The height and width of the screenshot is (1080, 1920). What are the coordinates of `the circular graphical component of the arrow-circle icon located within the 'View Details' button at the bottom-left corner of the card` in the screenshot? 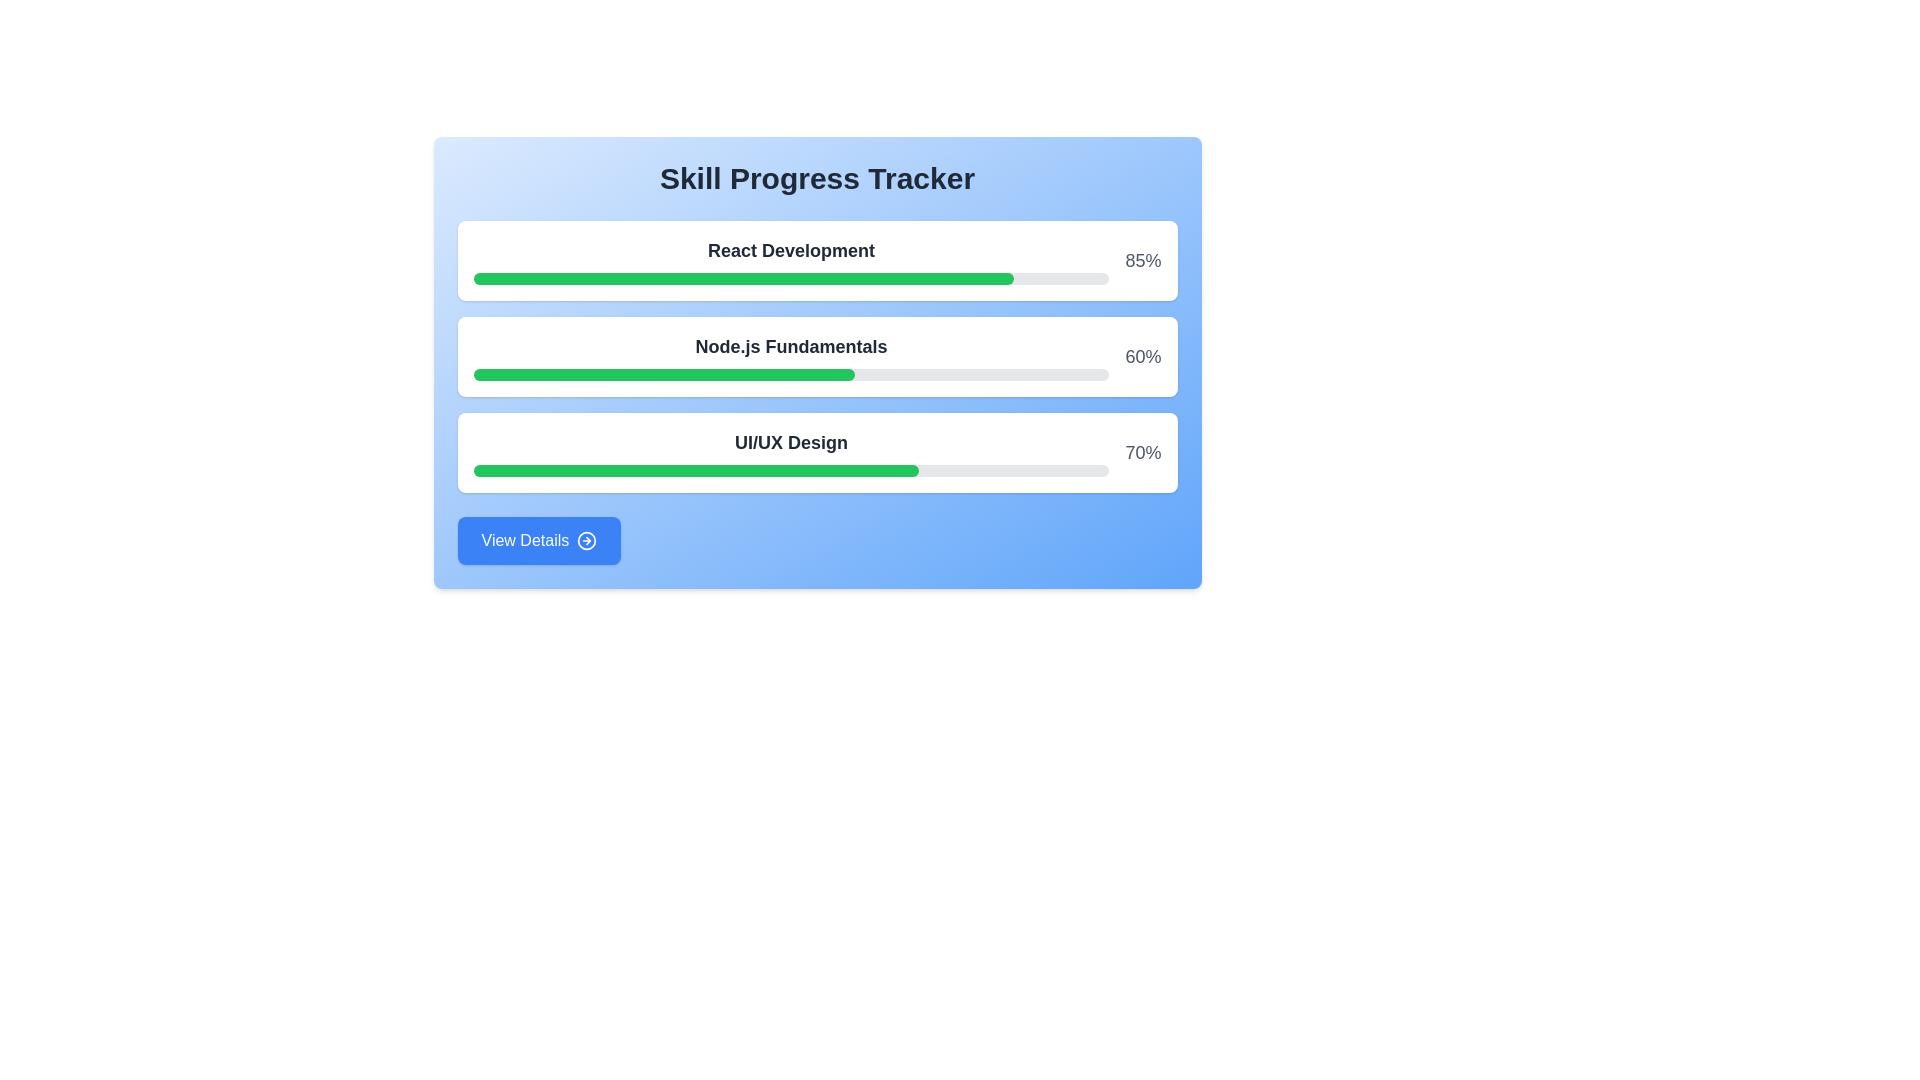 It's located at (586, 540).